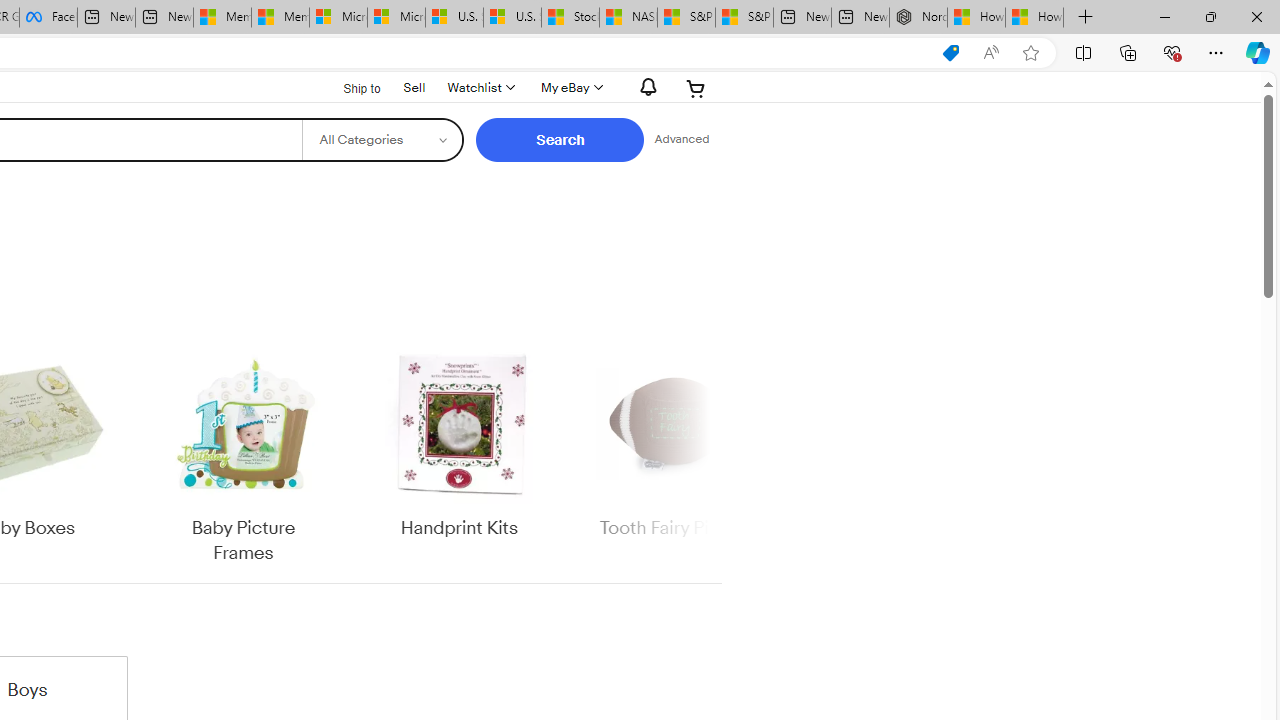 Image resolution: width=1280 pixels, height=720 pixels. What do you see at coordinates (560, 139) in the screenshot?
I see `'Search'` at bounding box center [560, 139].